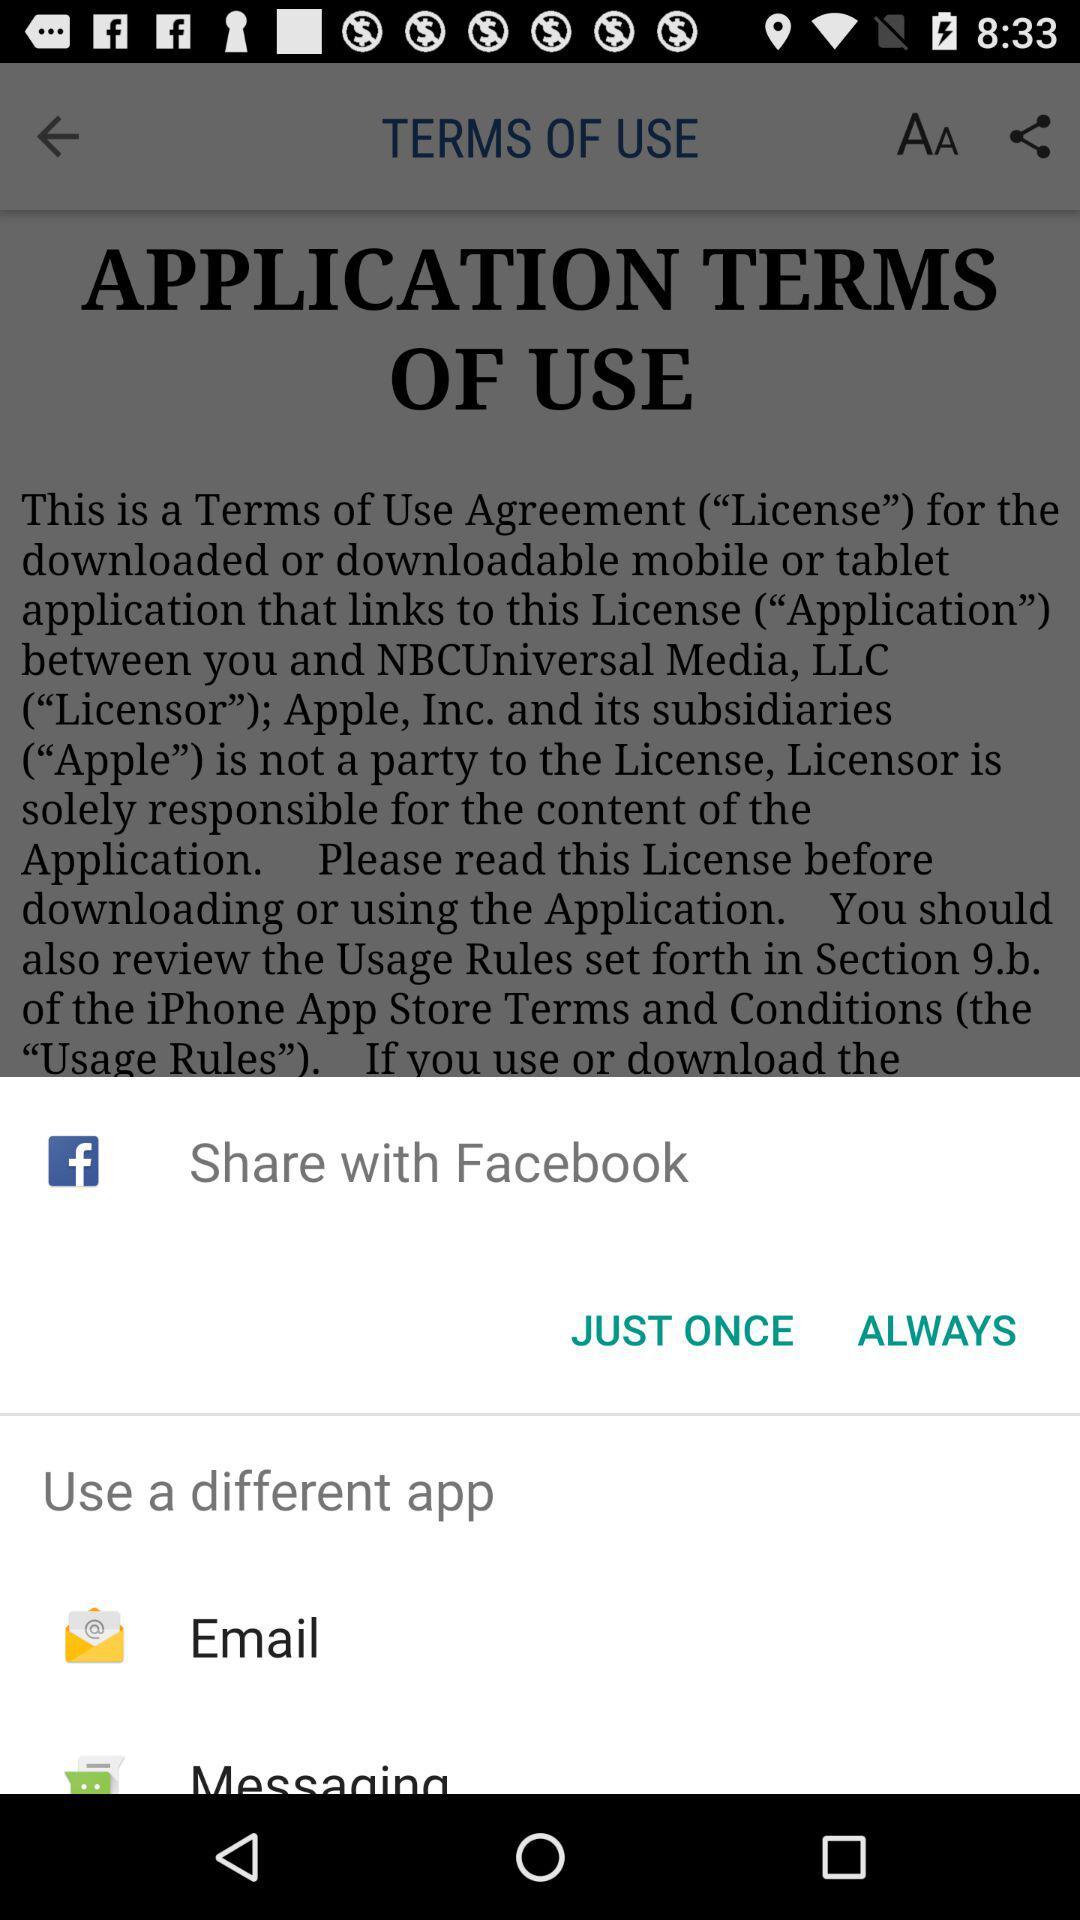 The image size is (1080, 1920). What do you see at coordinates (681, 1329) in the screenshot?
I see `the just once` at bounding box center [681, 1329].